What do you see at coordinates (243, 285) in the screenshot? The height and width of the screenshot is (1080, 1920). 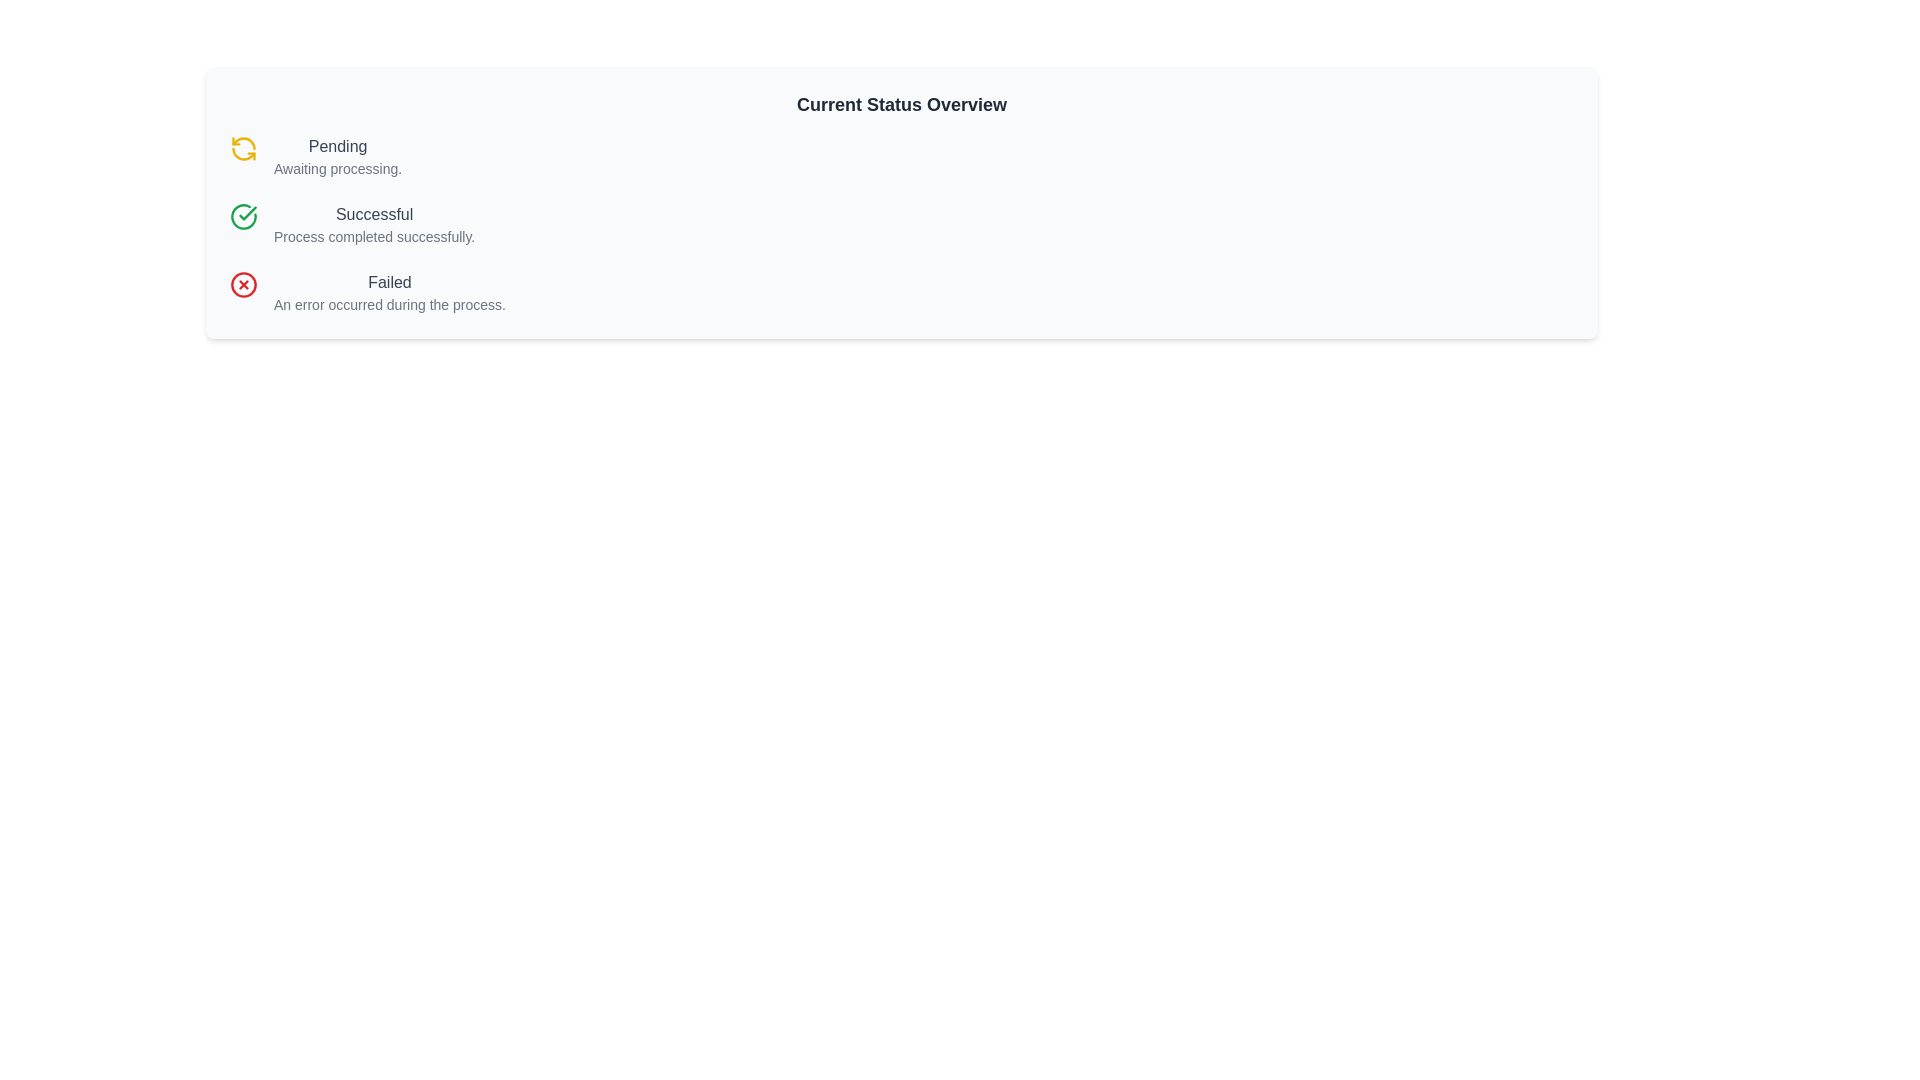 I see `the red error icon with an 'X' symbol, which is positioned to the left of the 'Failed' label` at bounding box center [243, 285].